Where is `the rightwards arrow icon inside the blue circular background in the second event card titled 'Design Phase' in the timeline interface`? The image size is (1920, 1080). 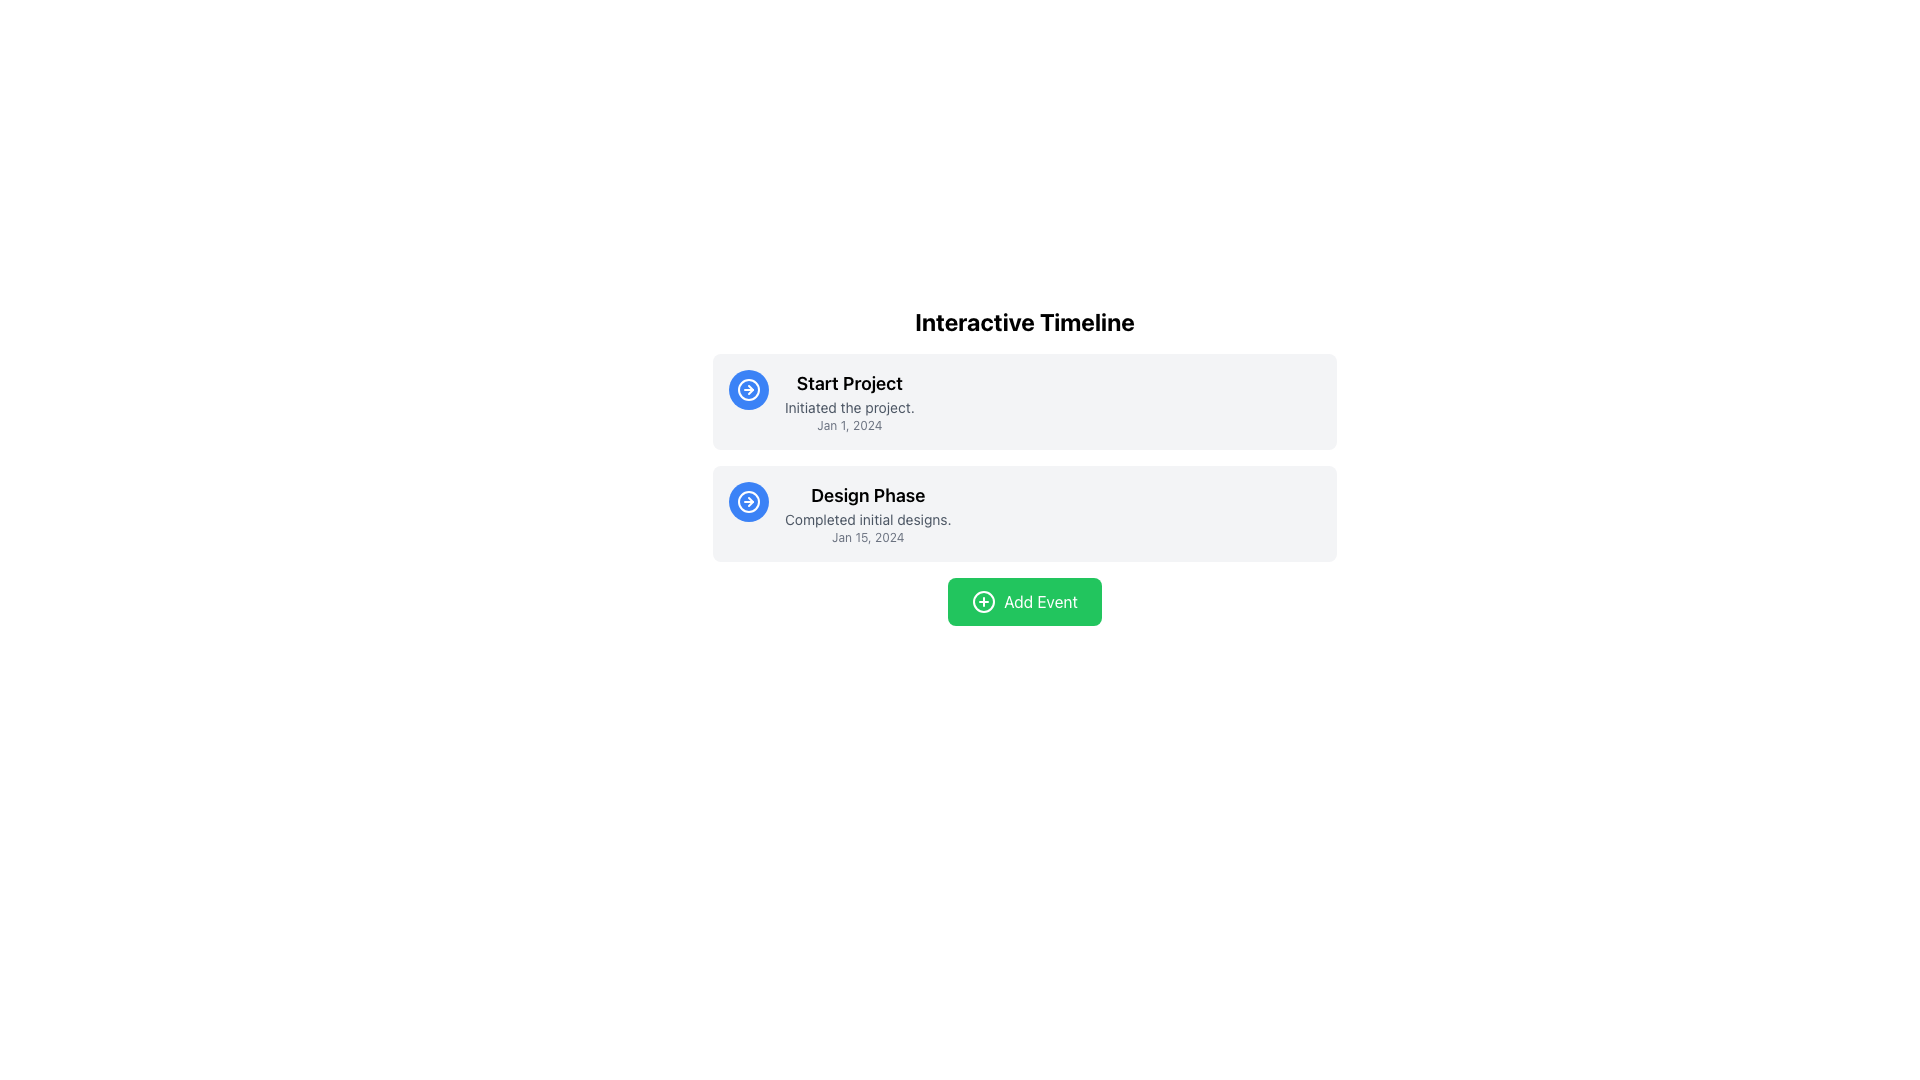
the rightwards arrow icon inside the blue circular background in the second event card titled 'Design Phase' in the timeline interface is located at coordinates (747, 389).